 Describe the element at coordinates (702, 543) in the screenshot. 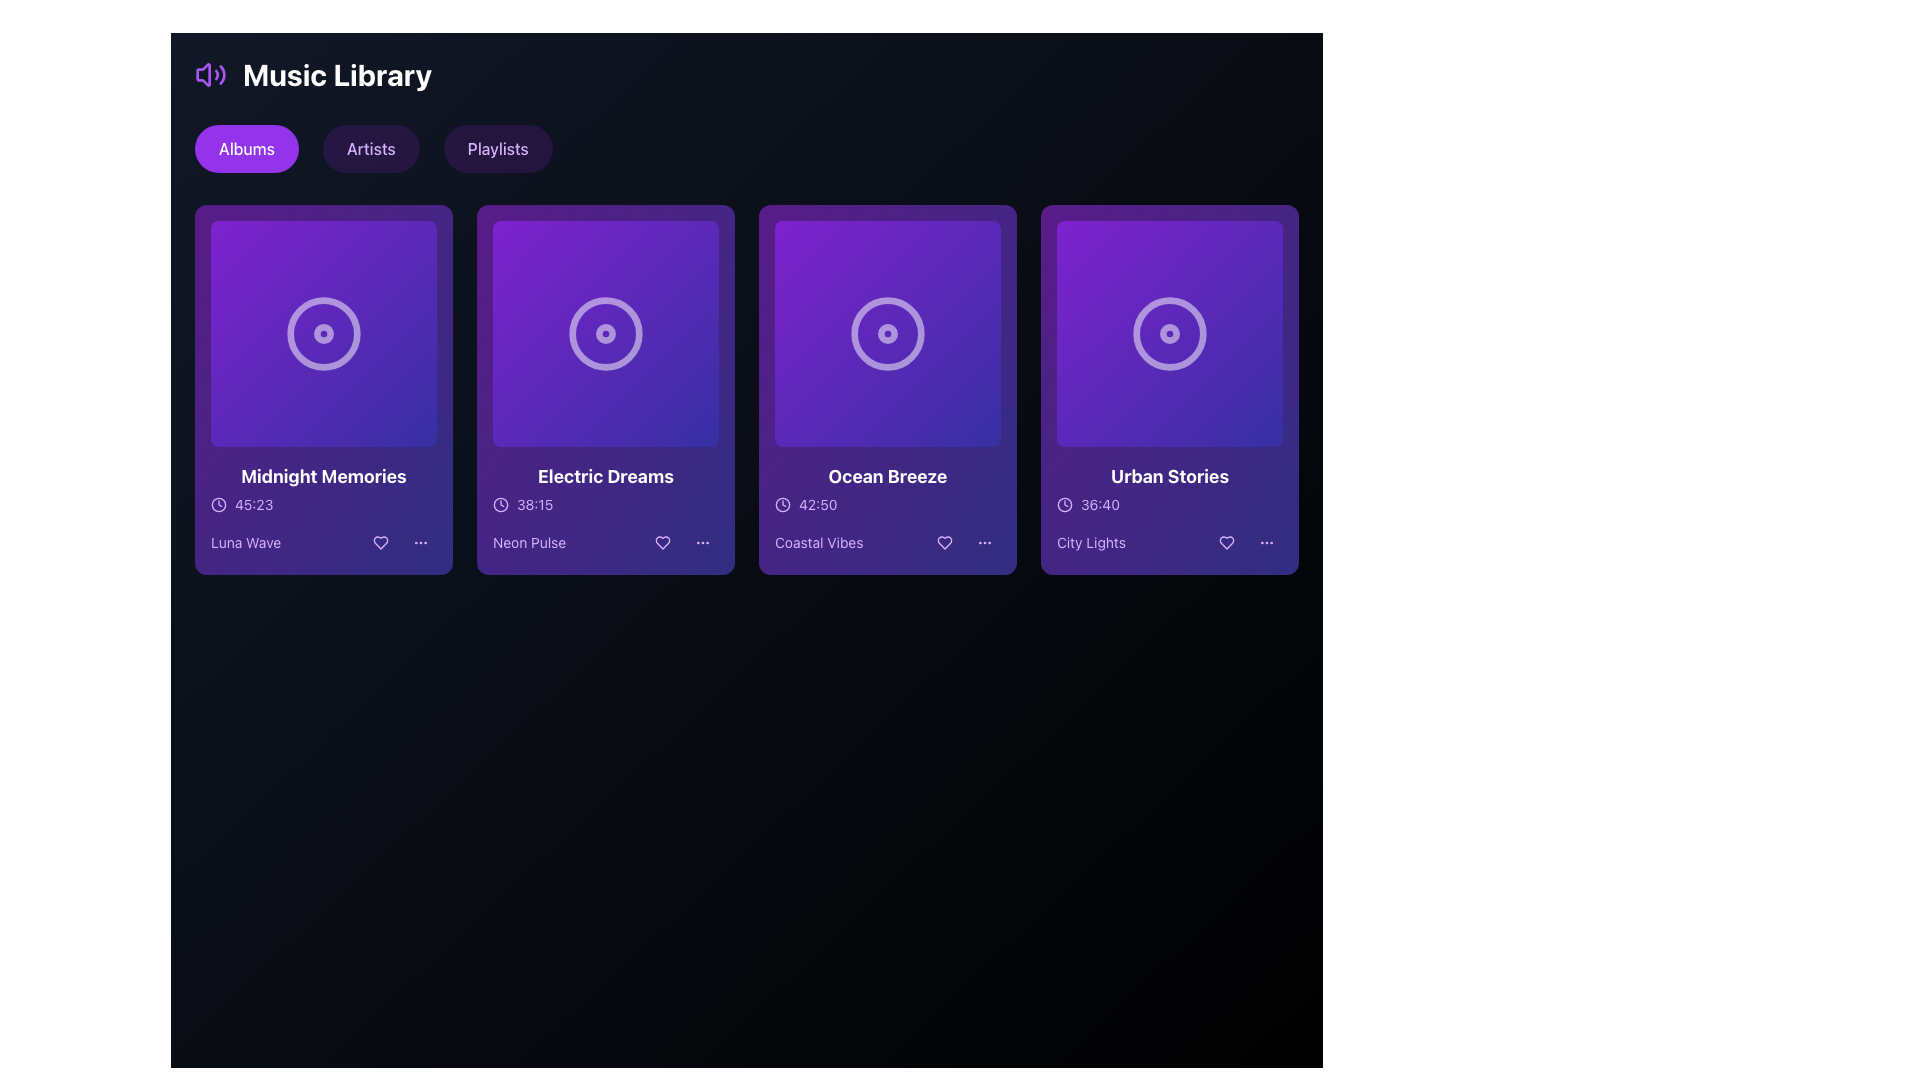

I see `the Ellipsis icon located at the bottom-right corner of the 'Electric Dreams' card` at that location.